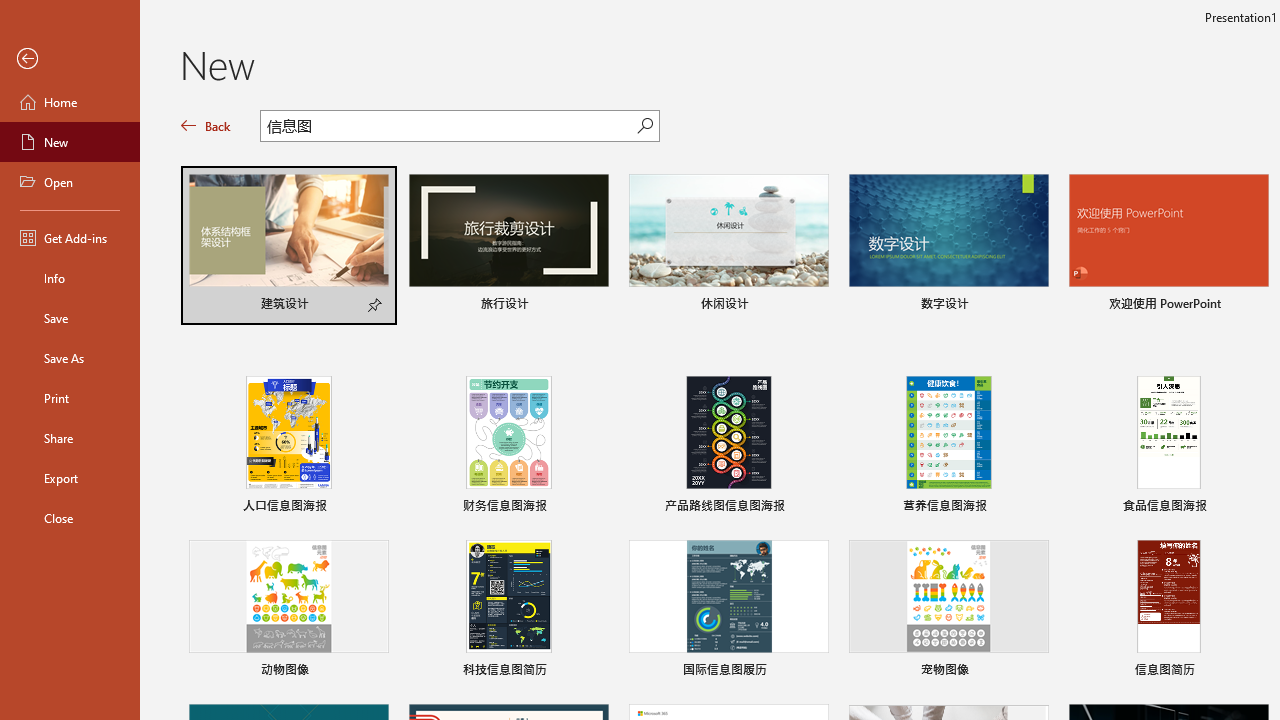  I want to click on 'Start searching', so click(645, 125).